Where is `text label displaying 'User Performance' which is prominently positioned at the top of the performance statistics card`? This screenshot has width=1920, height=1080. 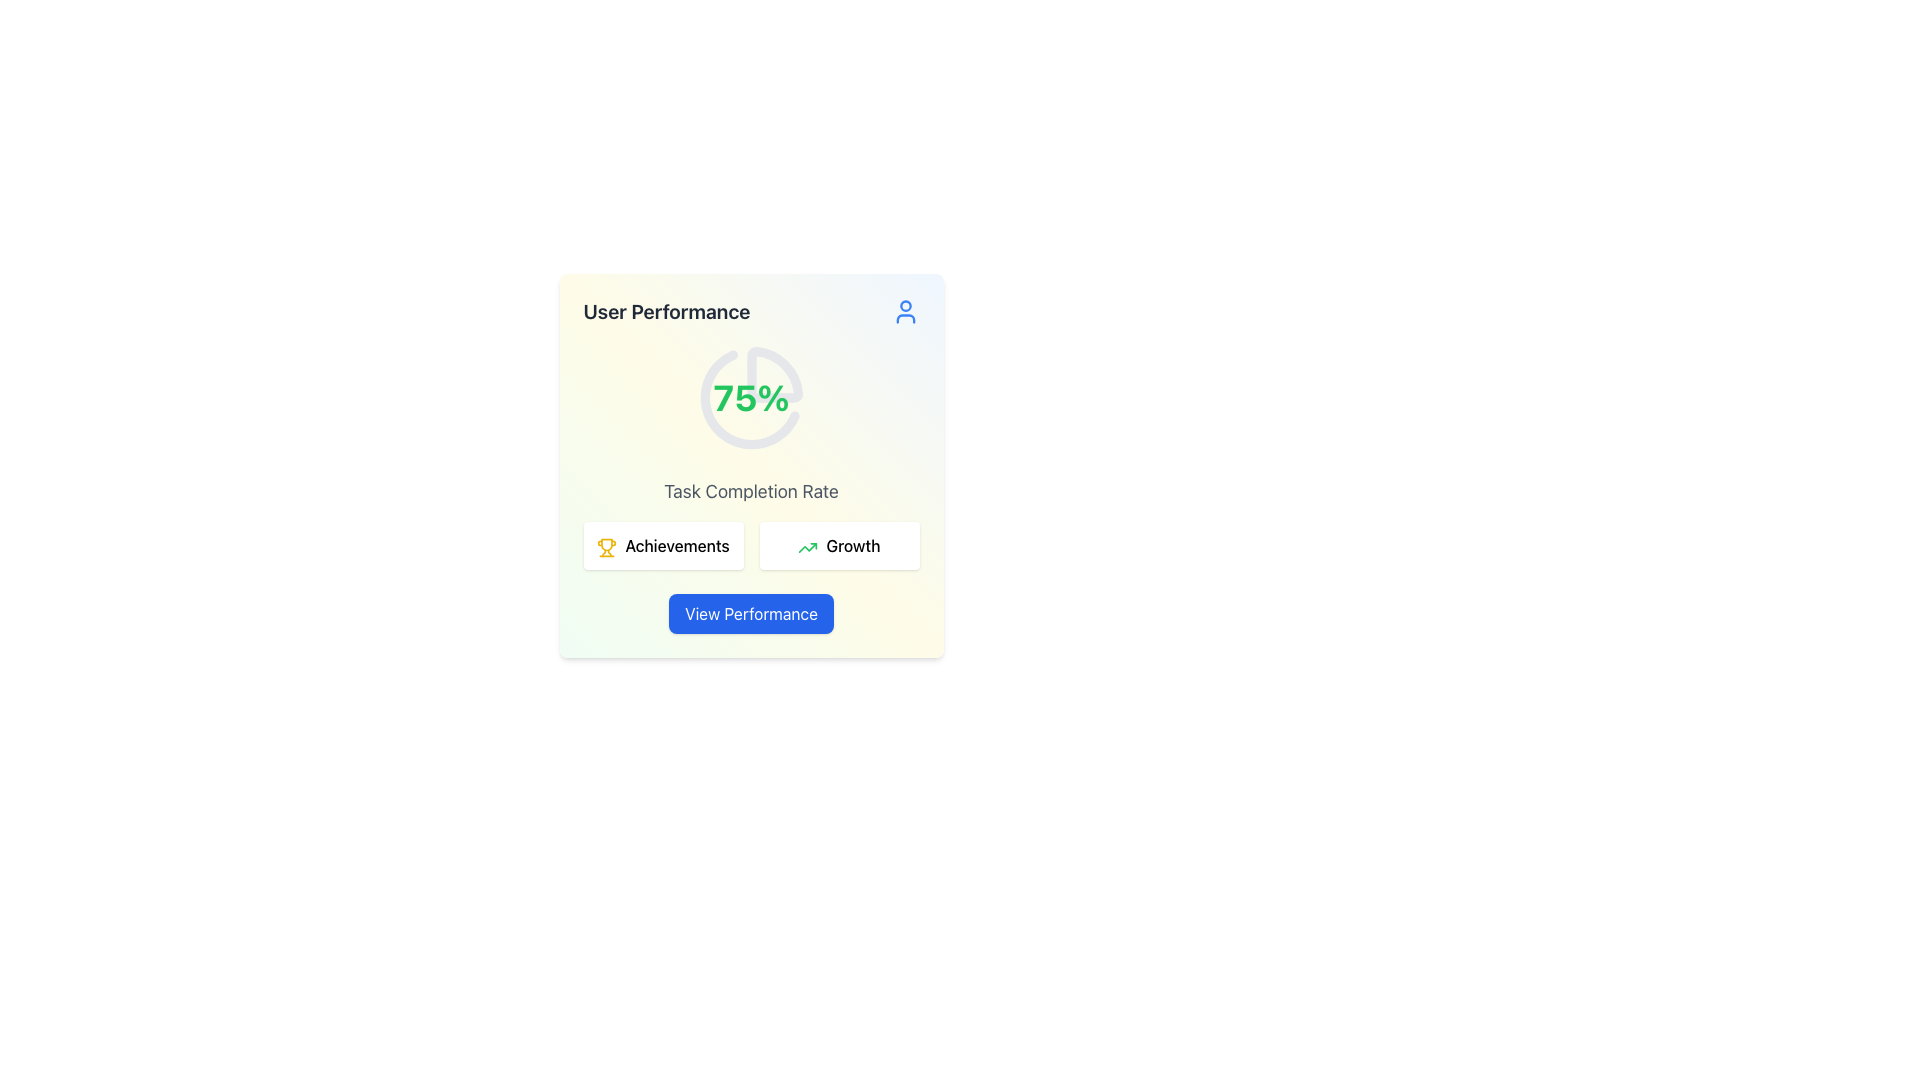
text label displaying 'User Performance' which is prominently positioned at the top of the performance statistics card is located at coordinates (667, 312).